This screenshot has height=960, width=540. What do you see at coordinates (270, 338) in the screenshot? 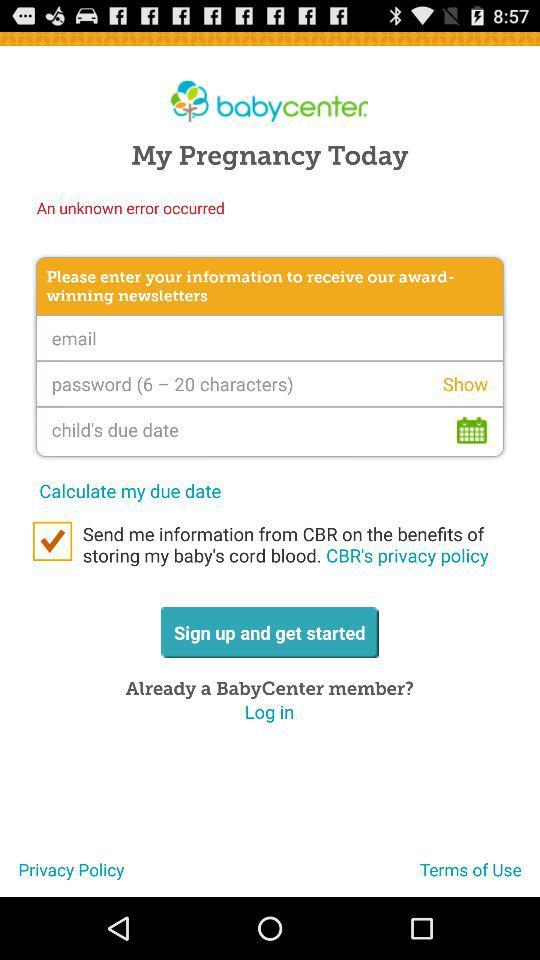
I see `type email address` at bounding box center [270, 338].